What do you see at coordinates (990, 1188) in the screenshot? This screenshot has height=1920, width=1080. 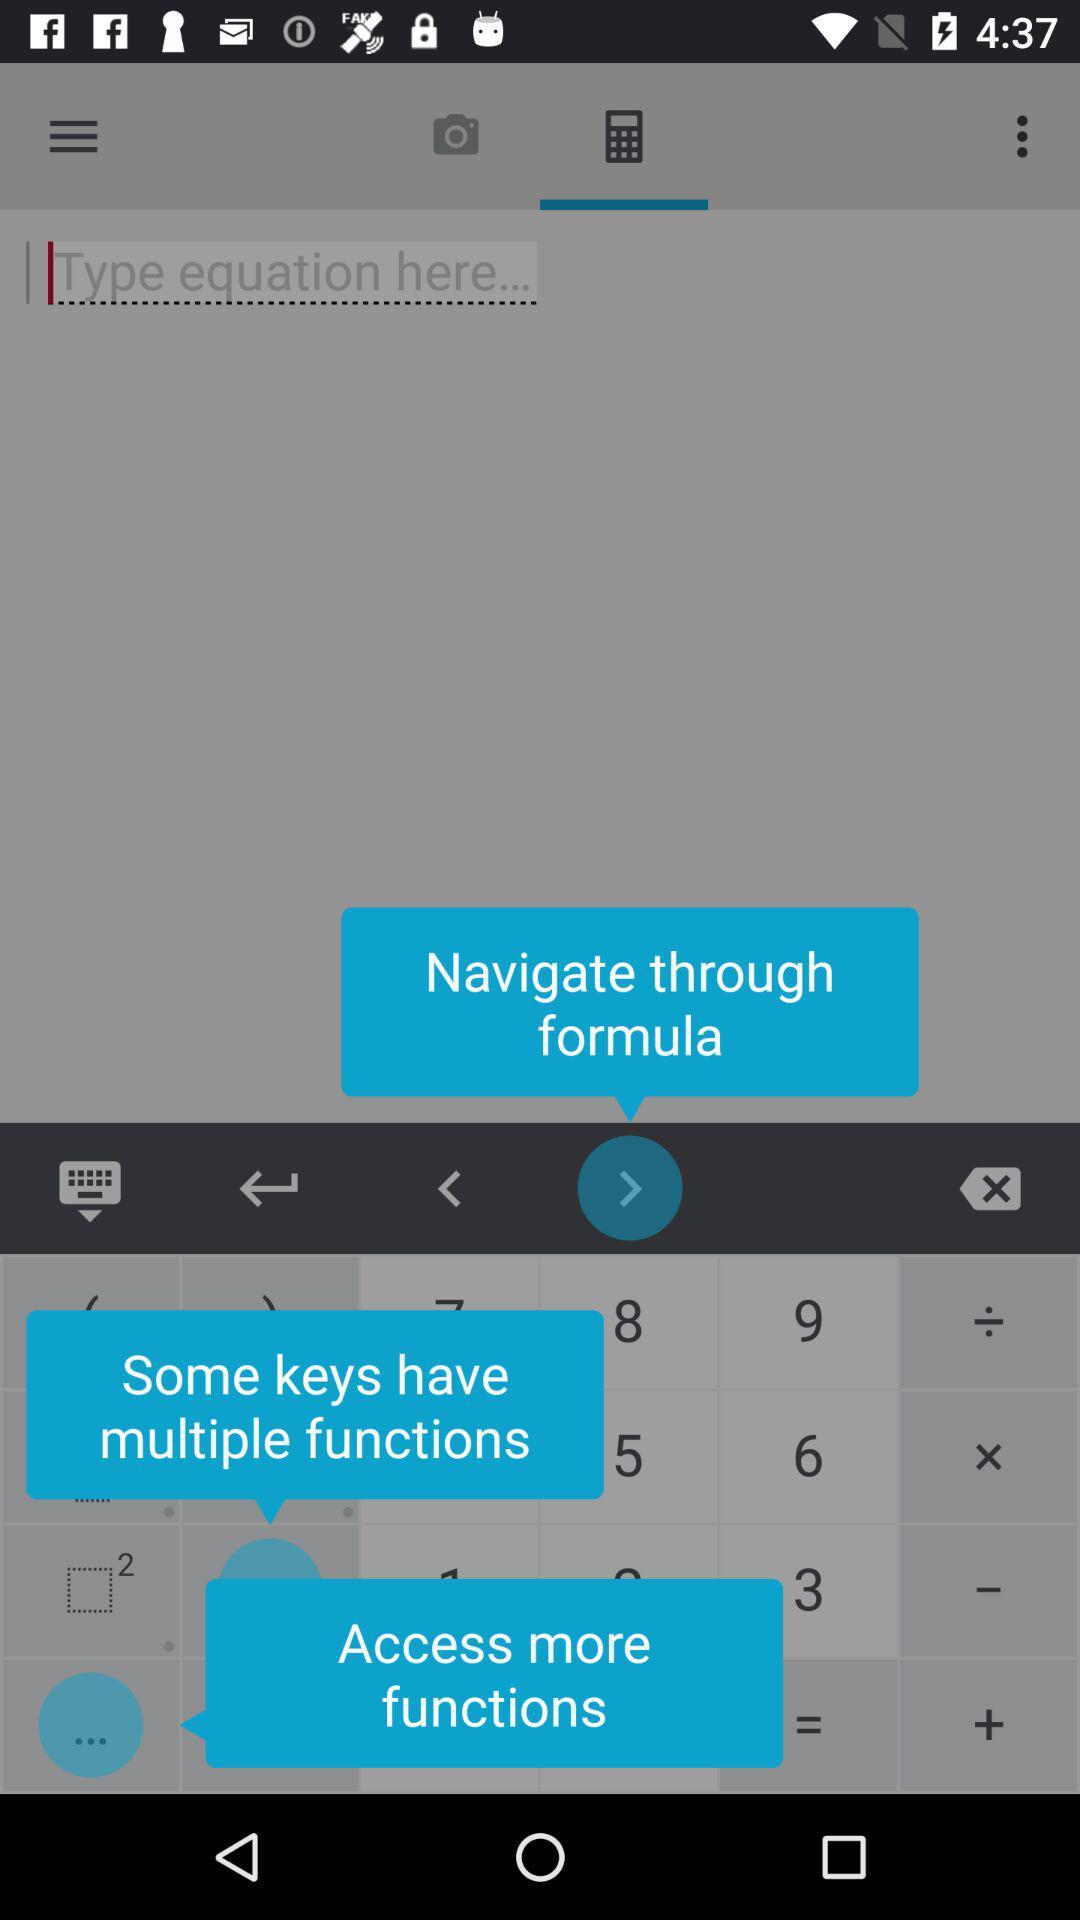 I see `back` at bounding box center [990, 1188].